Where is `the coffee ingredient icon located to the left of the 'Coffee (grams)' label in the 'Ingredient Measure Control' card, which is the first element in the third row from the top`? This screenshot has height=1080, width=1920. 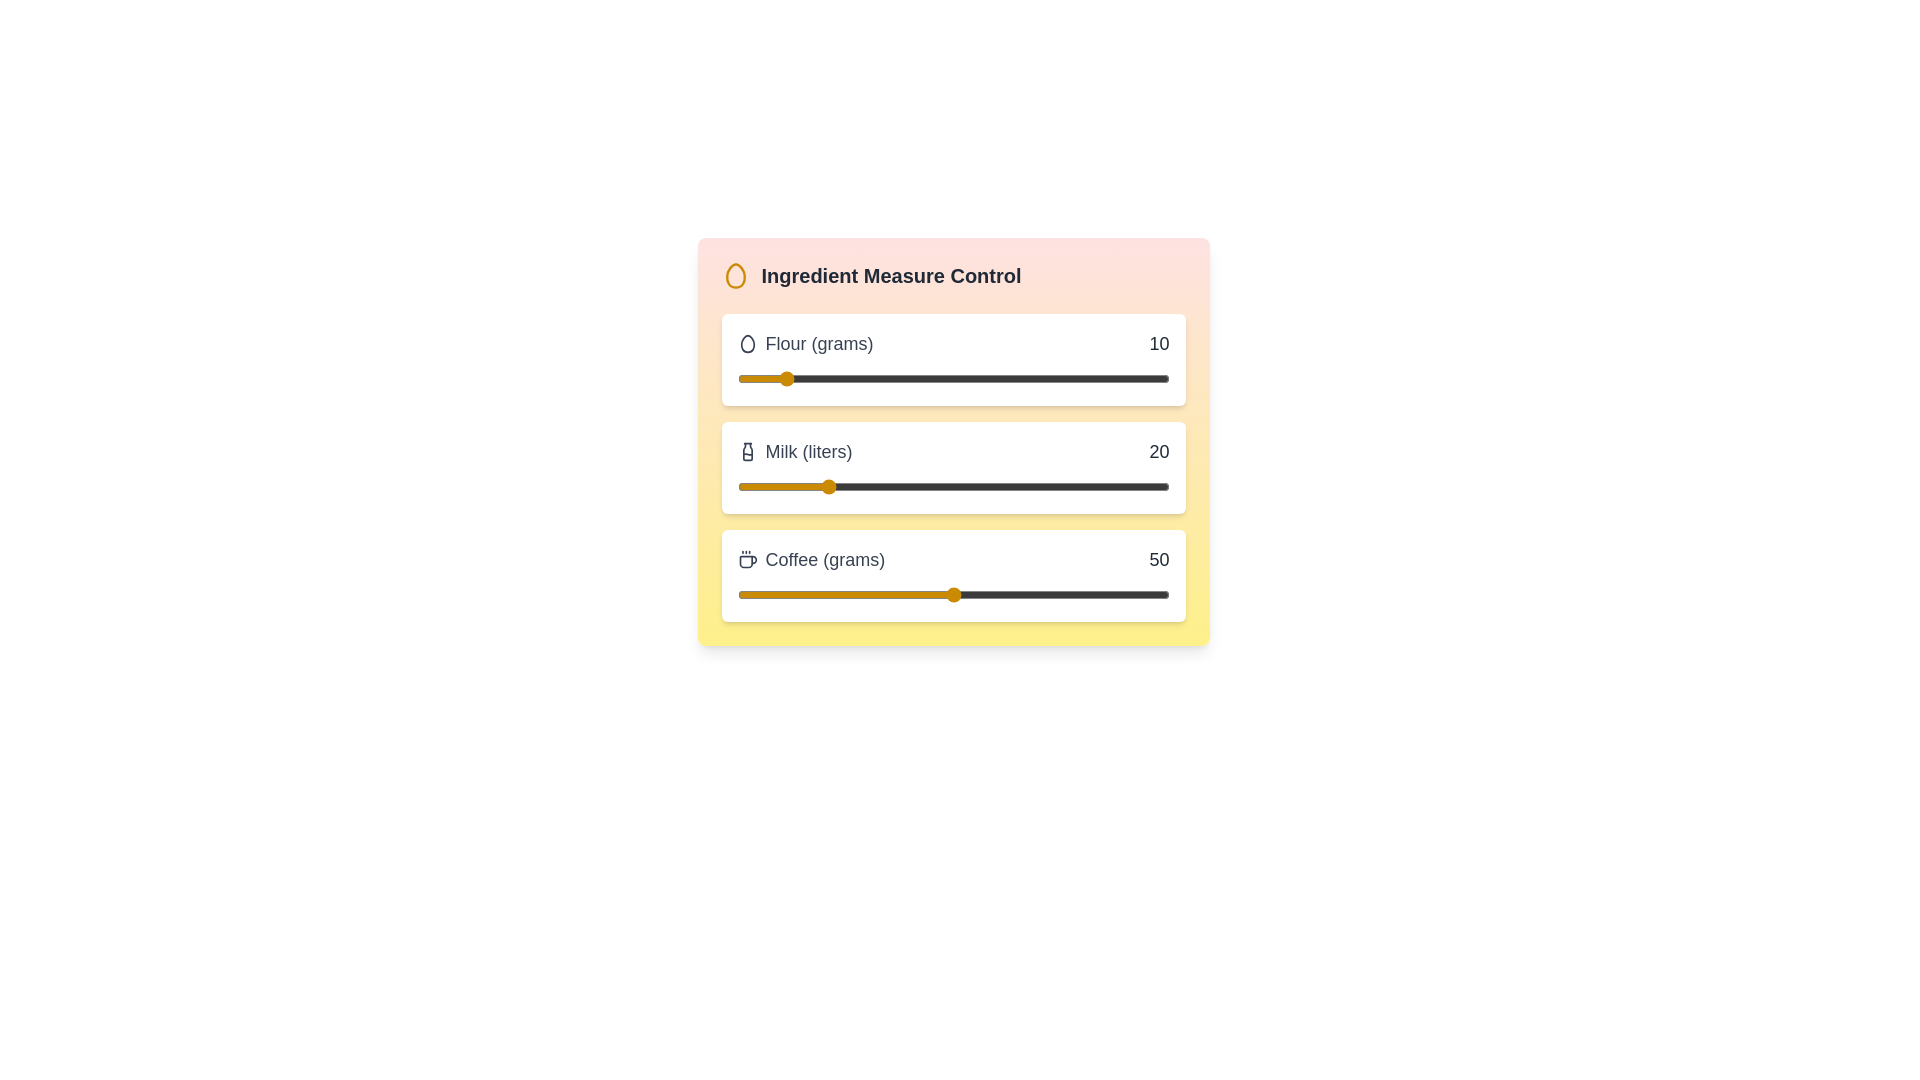 the coffee ingredient icon located to the left of the 'Coffee (grams)' label in the 'Ingredient Measure Control' card, which is the first element in the third row from the top is located at coordinates (746, 559).